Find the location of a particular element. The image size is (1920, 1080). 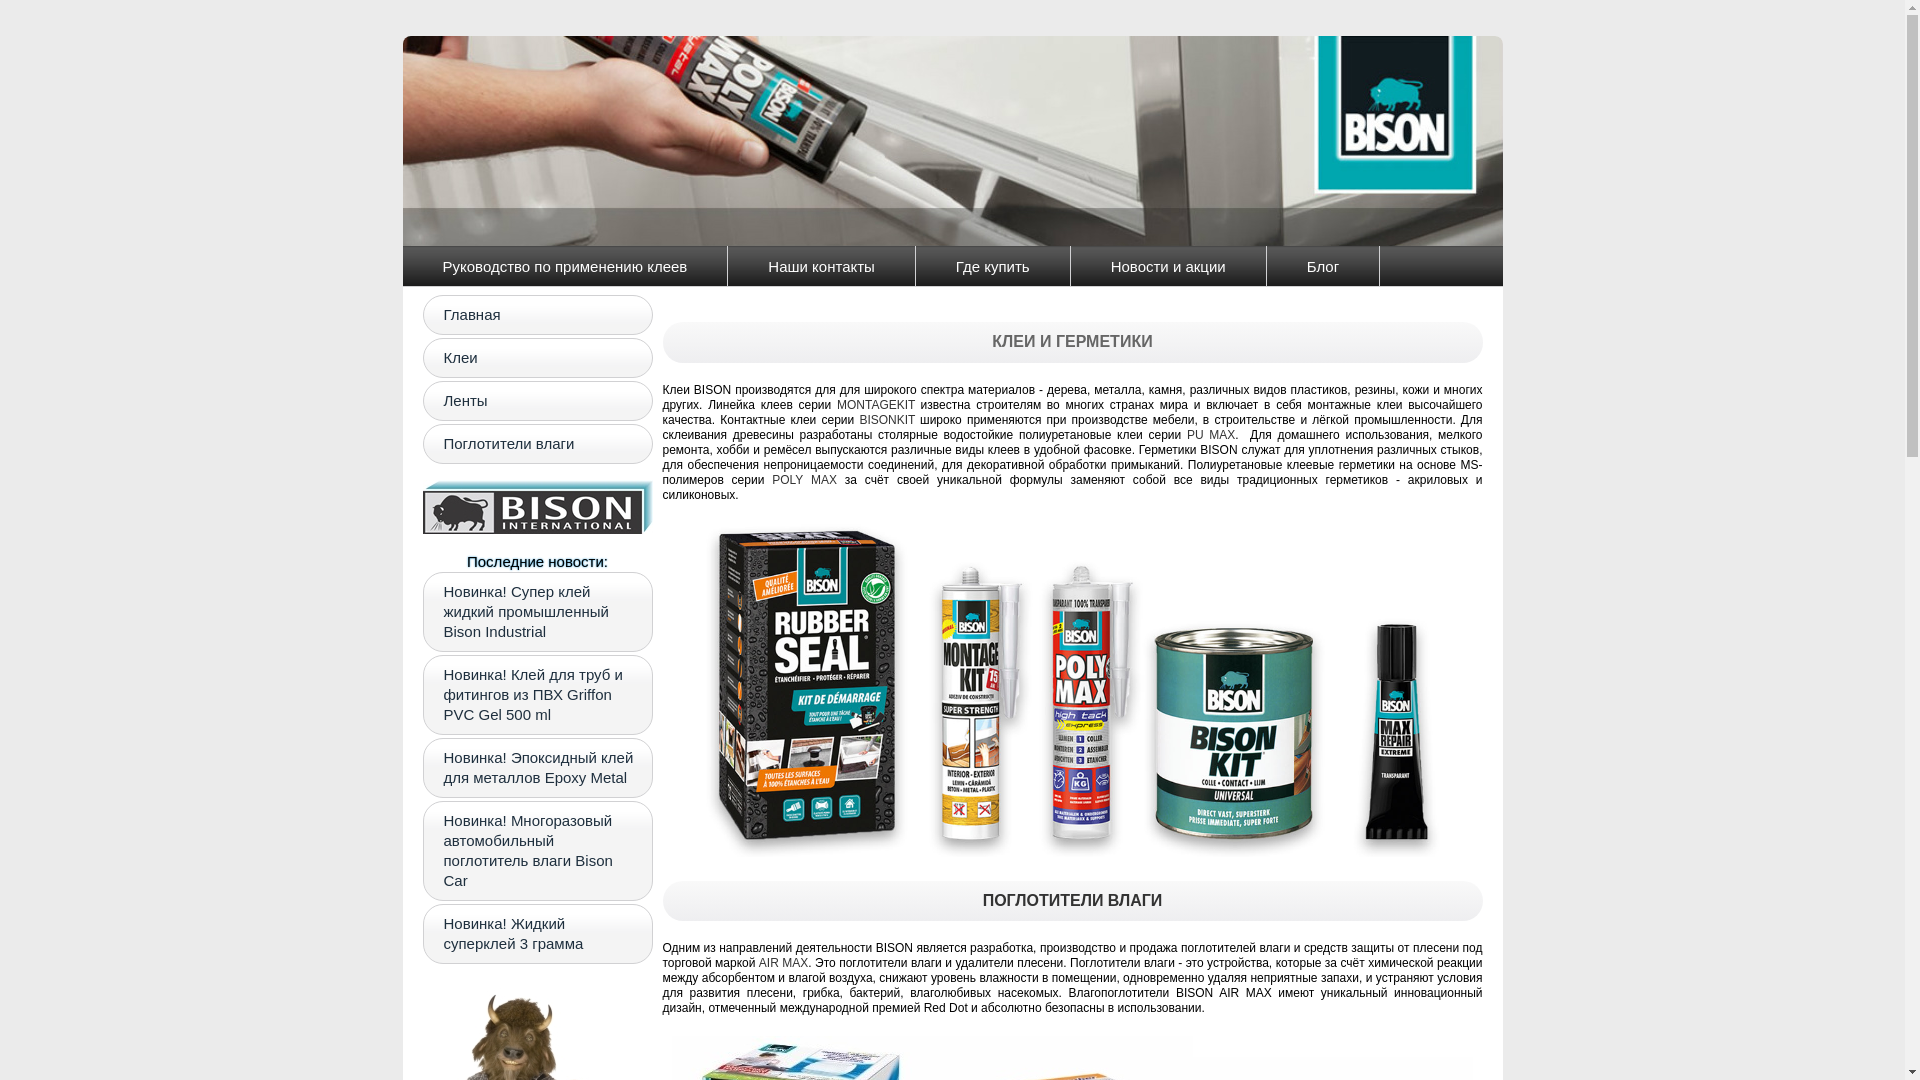

'BISONKIT' is located at coordinates (886, 419).